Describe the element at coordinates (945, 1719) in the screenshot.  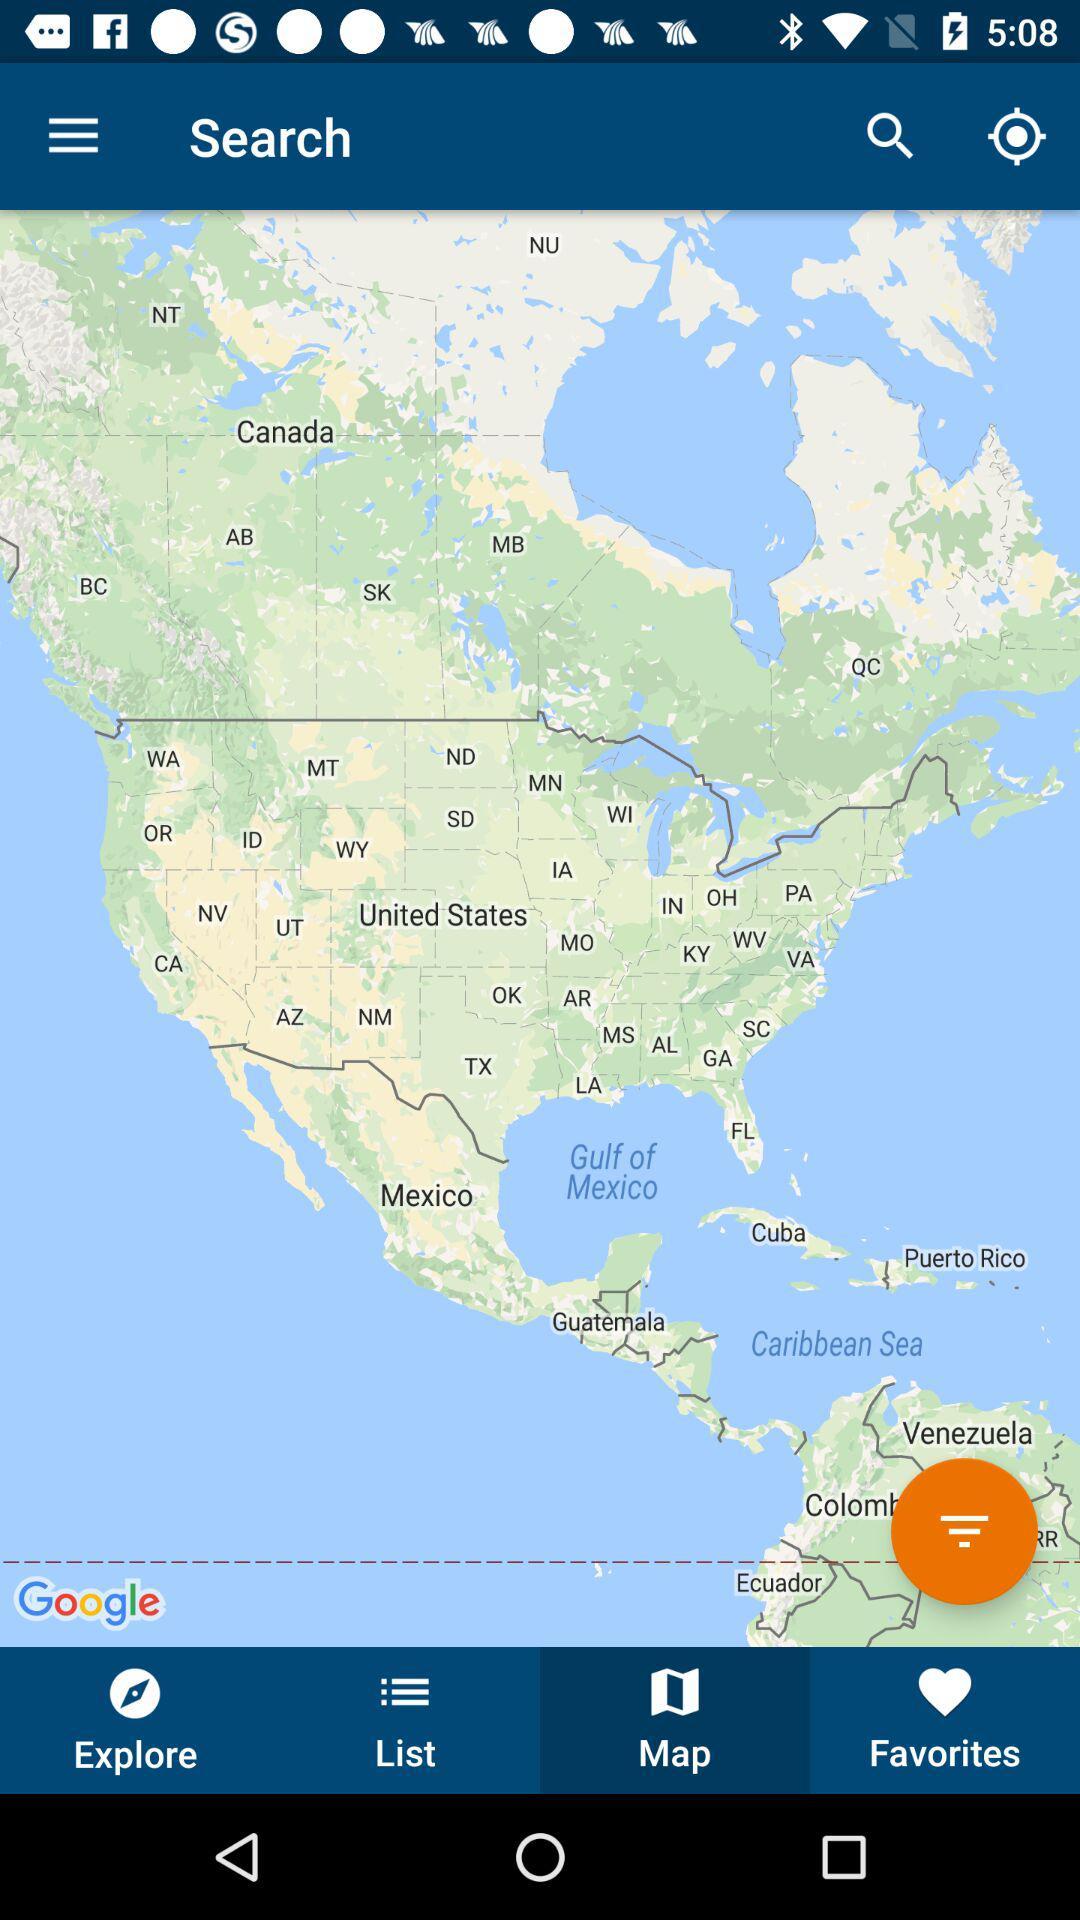
I see `favorites icon` at that location.